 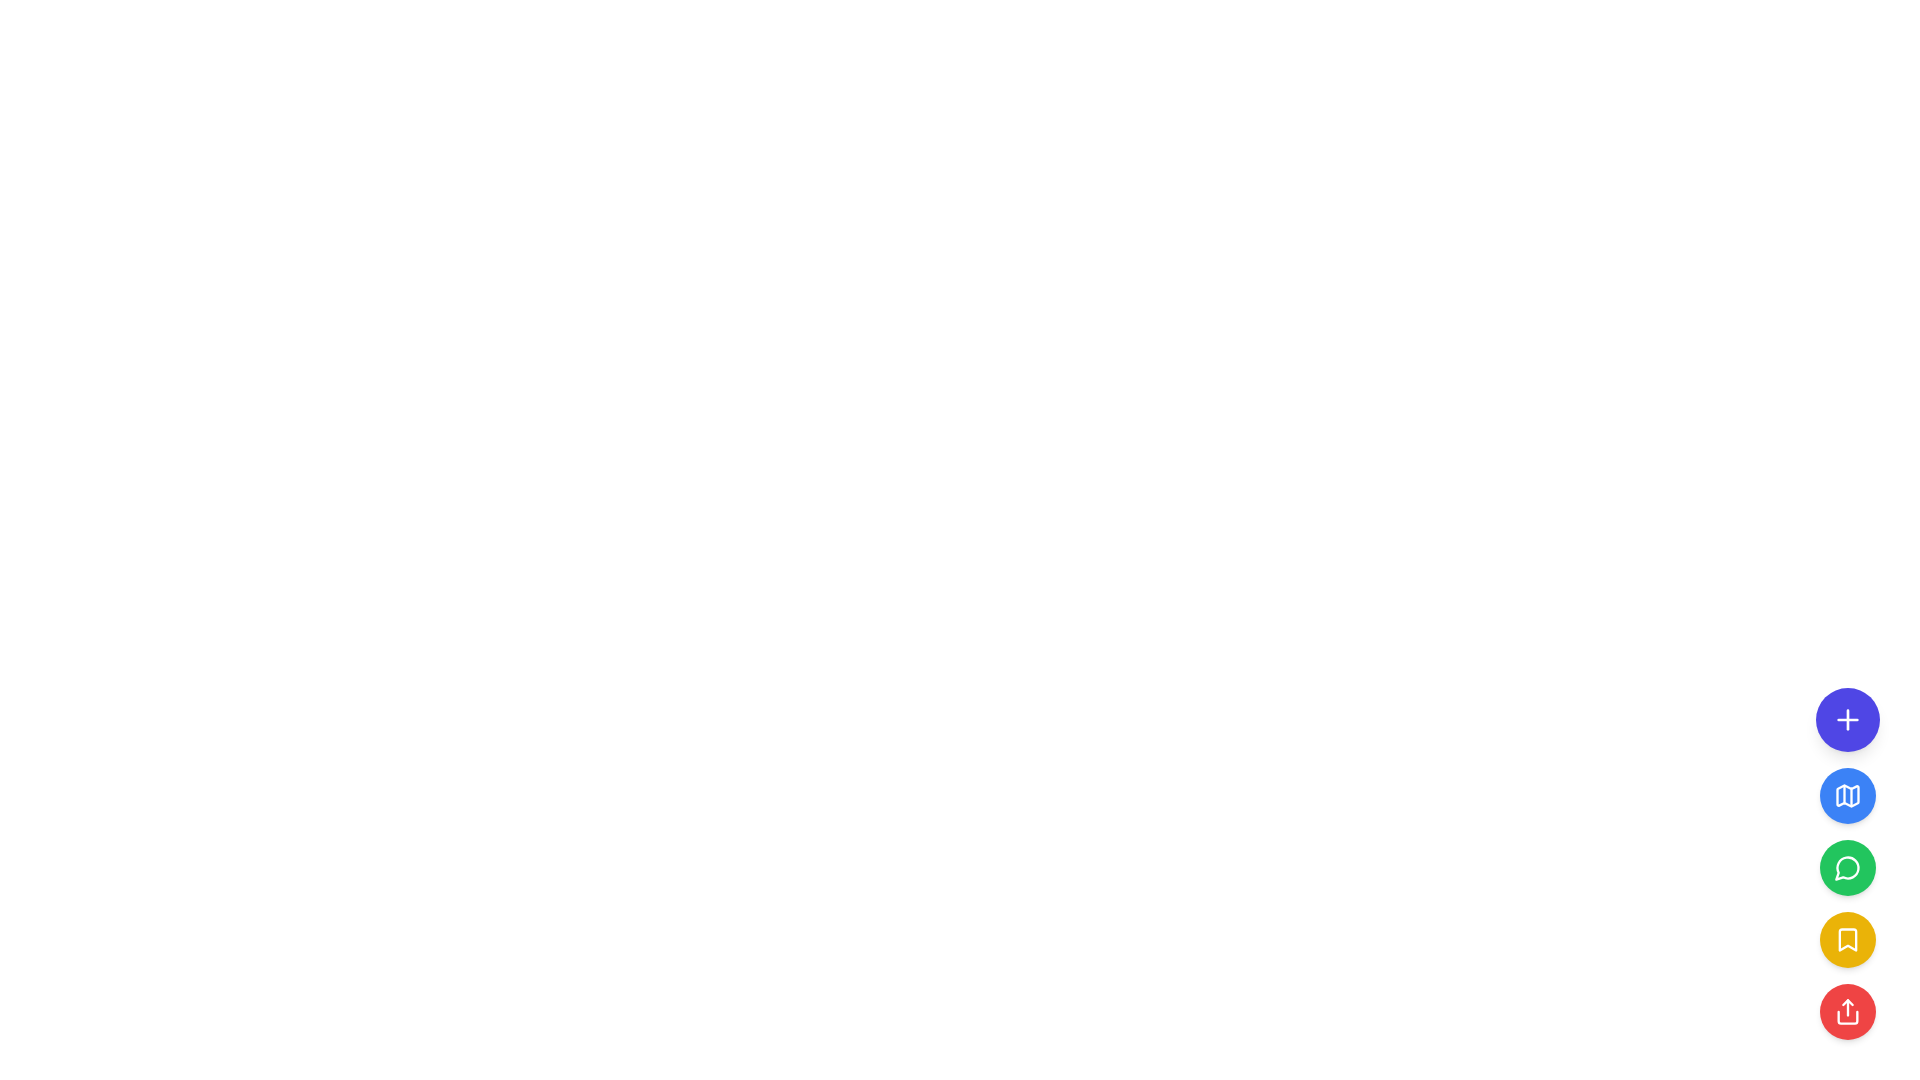 I want to click on the red circular button with a white upward arrow icon, located at the bottom-right corner of the interface, so click(x=1847, y=1011).